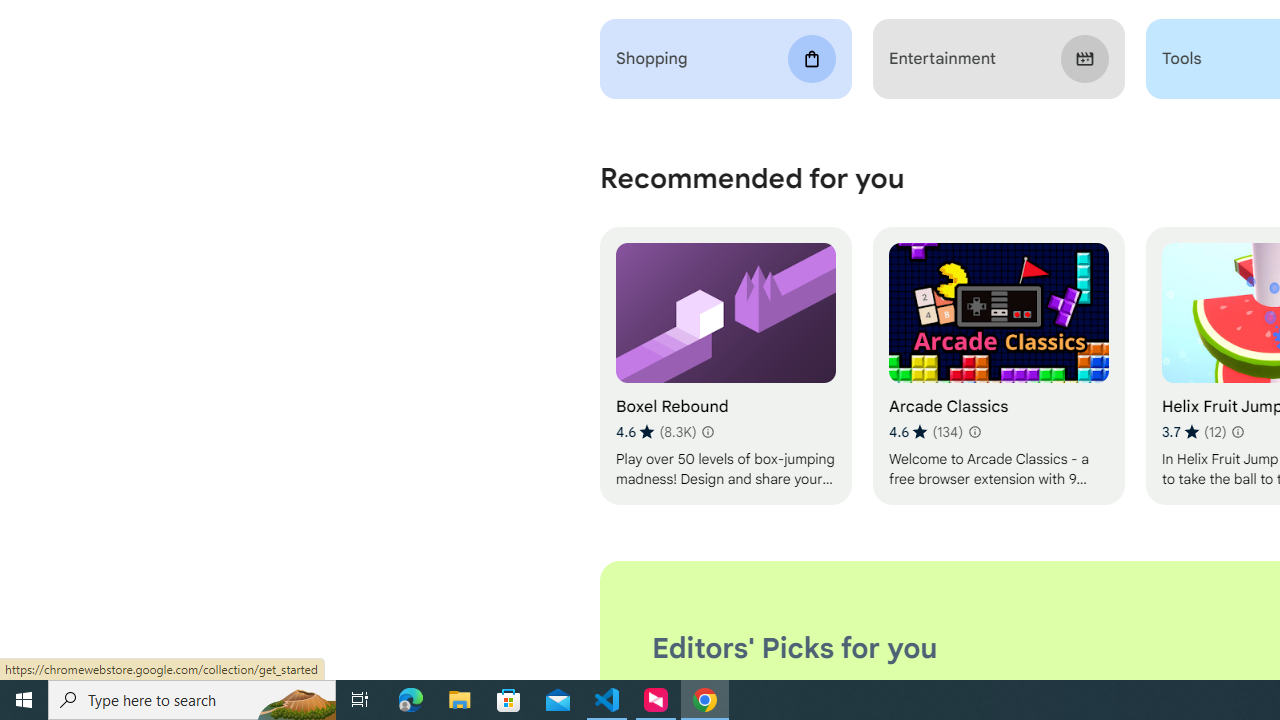 This screenshot has width=1280, height=720. I want to click on 'Average rating 4.6 out of 5 stars. 134 ratings.', so click(924, 431).